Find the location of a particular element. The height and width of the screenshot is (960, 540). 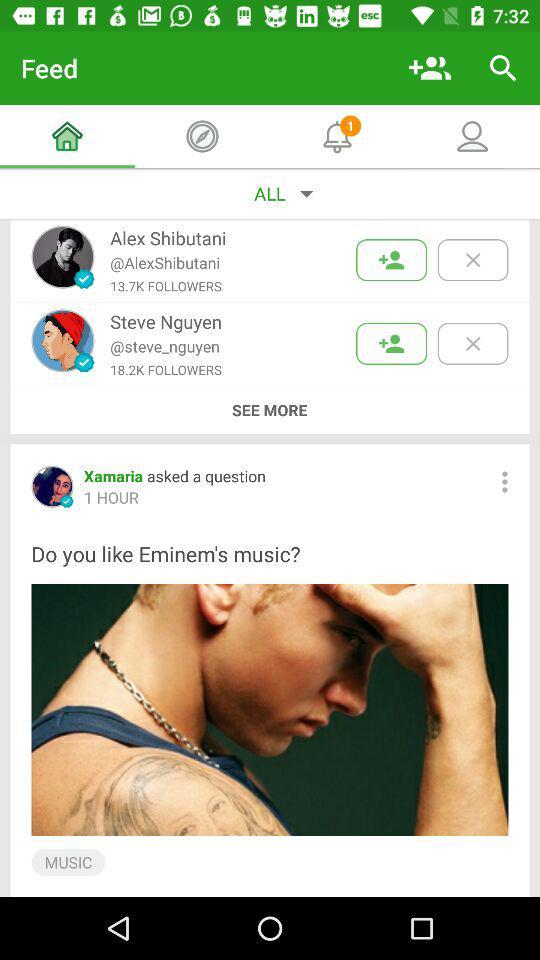

bring up options is located at coordinates (503, 481).